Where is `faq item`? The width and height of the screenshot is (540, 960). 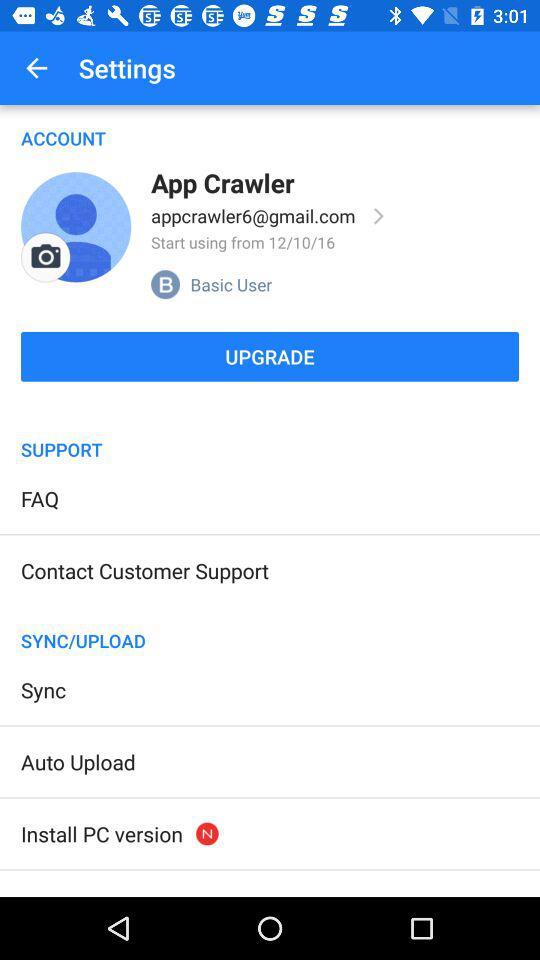 faq item is located at coordinates (40, 497).